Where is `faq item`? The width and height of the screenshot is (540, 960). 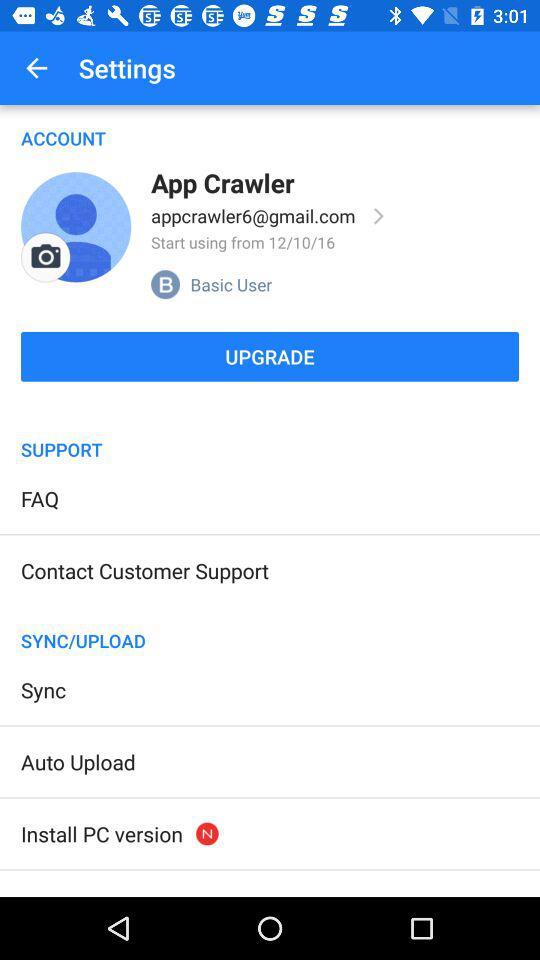 faq item is located at coordinates (40, 497).